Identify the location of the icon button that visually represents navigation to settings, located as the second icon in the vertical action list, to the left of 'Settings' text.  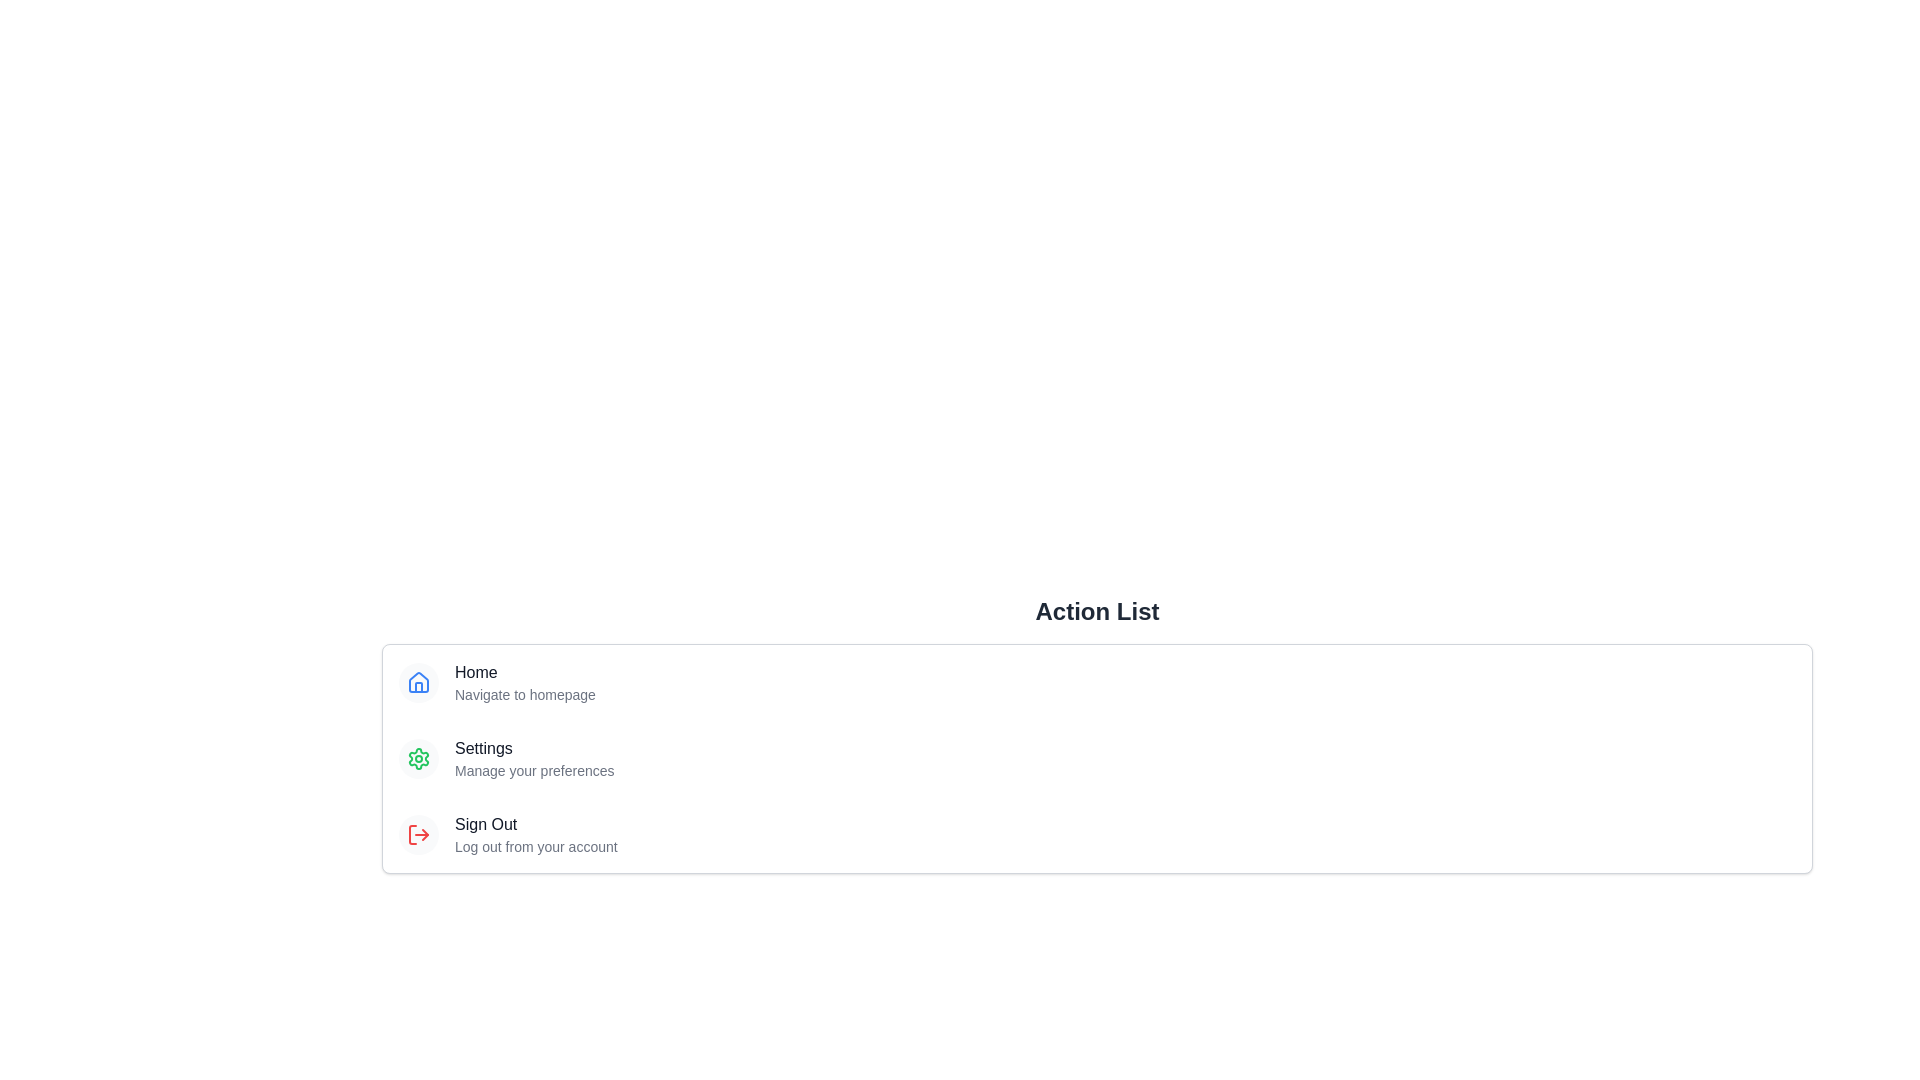
(417, 759).